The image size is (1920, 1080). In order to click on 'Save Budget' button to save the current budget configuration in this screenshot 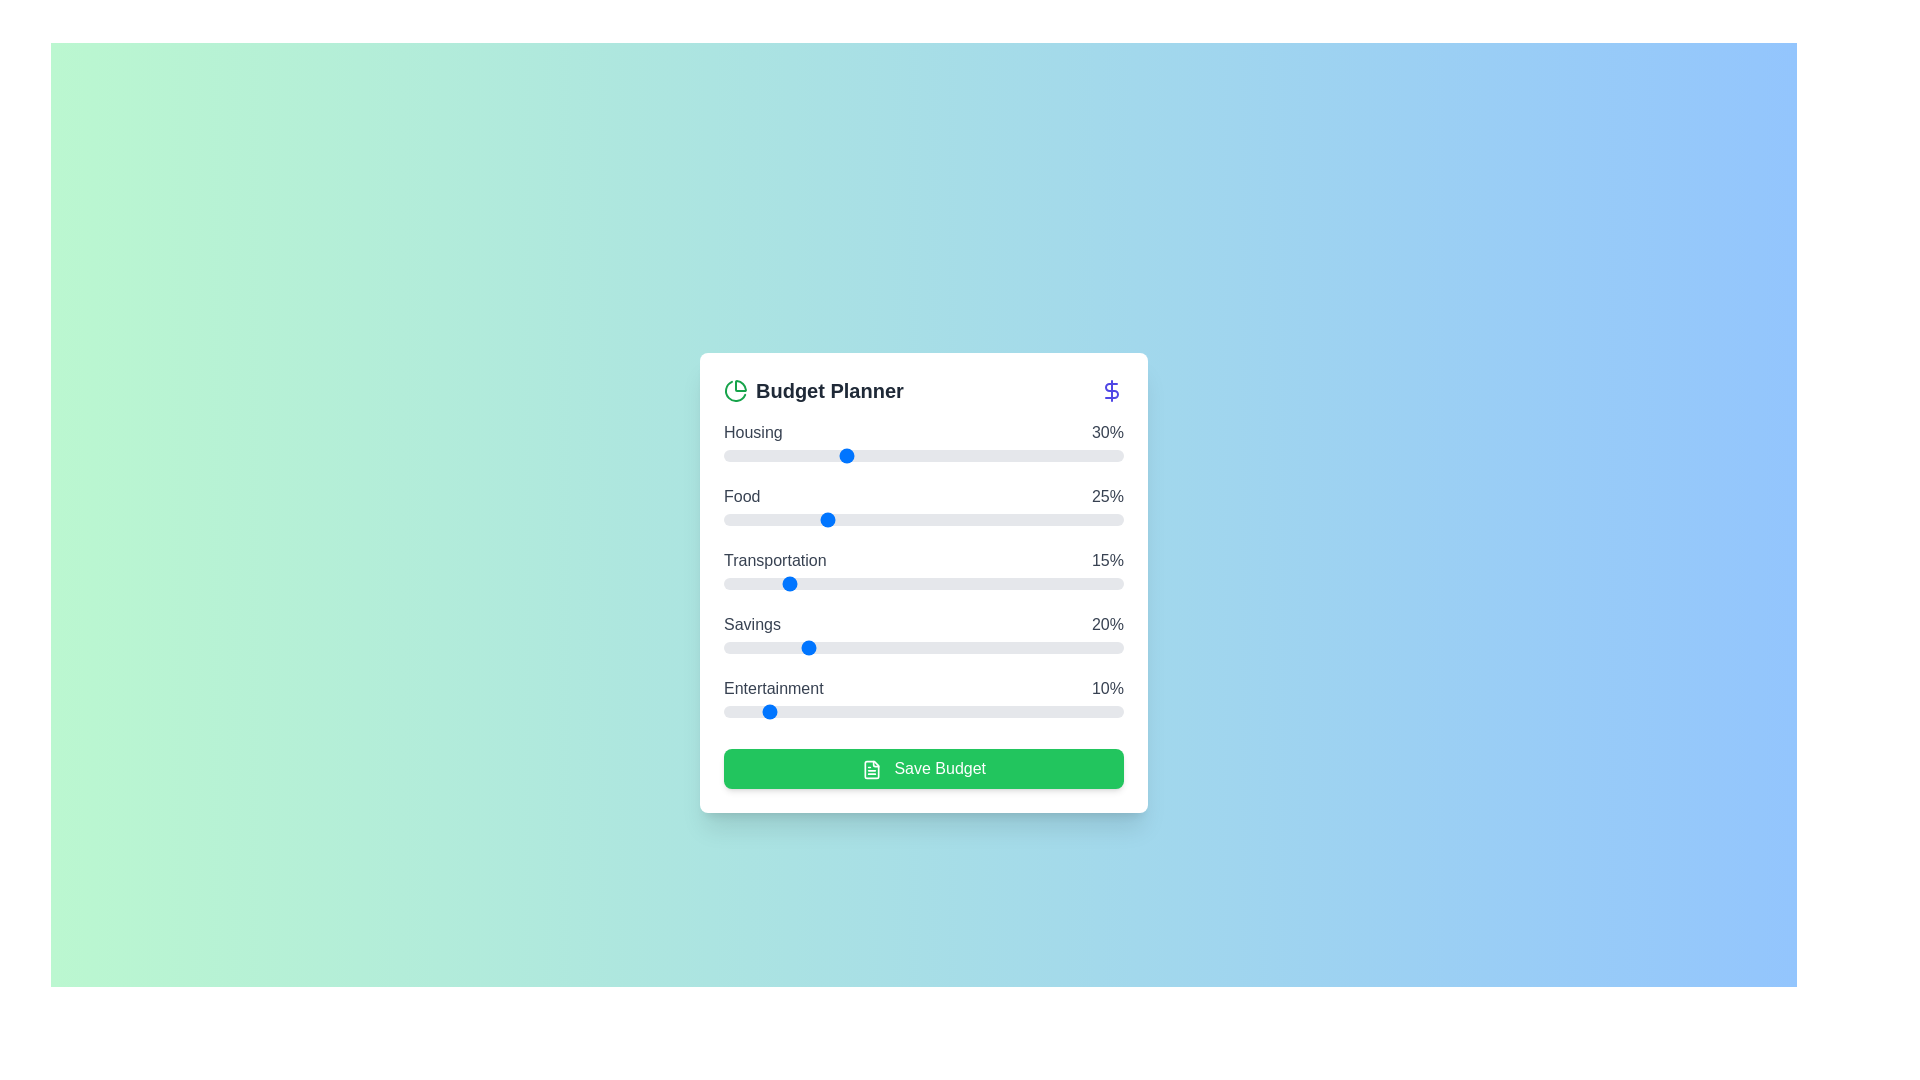, I will do `click(923, 767)`.